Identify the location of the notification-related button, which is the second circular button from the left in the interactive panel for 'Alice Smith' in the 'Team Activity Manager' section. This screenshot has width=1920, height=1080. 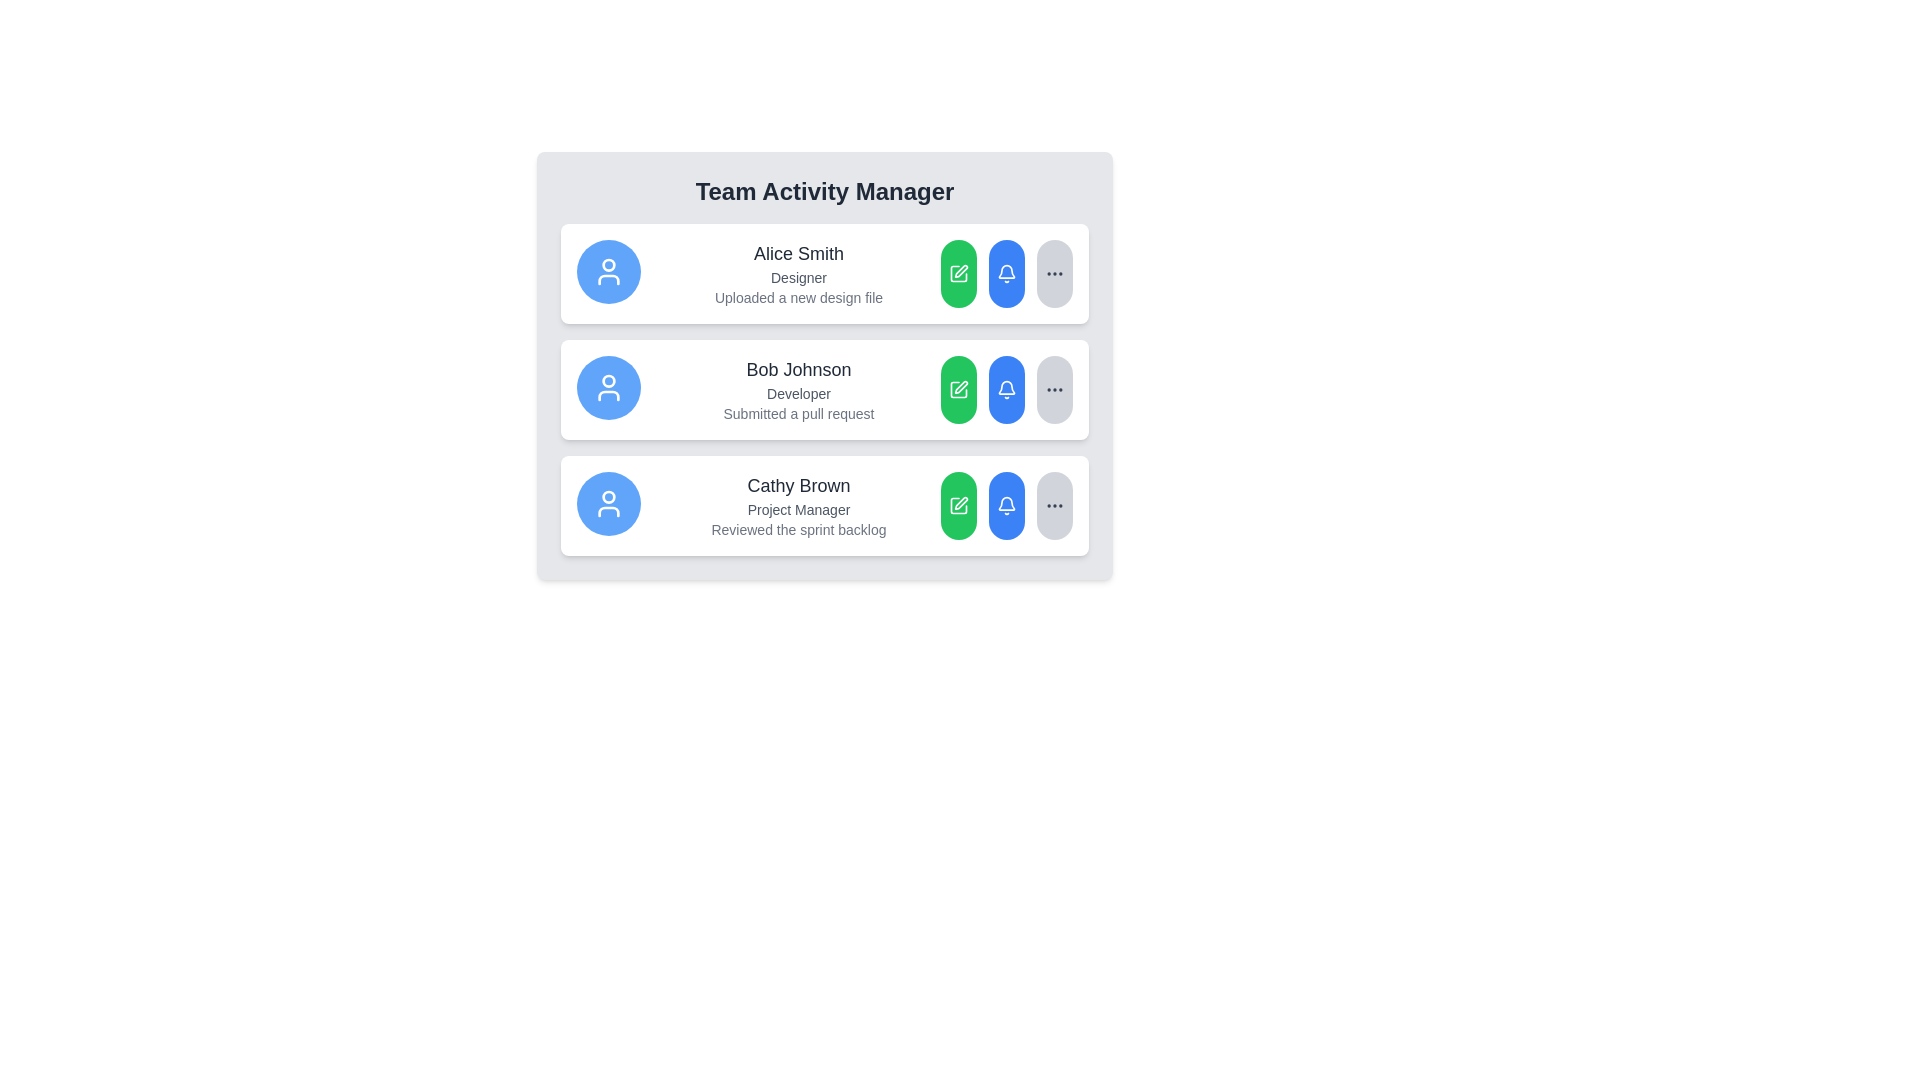
(1007, 273).